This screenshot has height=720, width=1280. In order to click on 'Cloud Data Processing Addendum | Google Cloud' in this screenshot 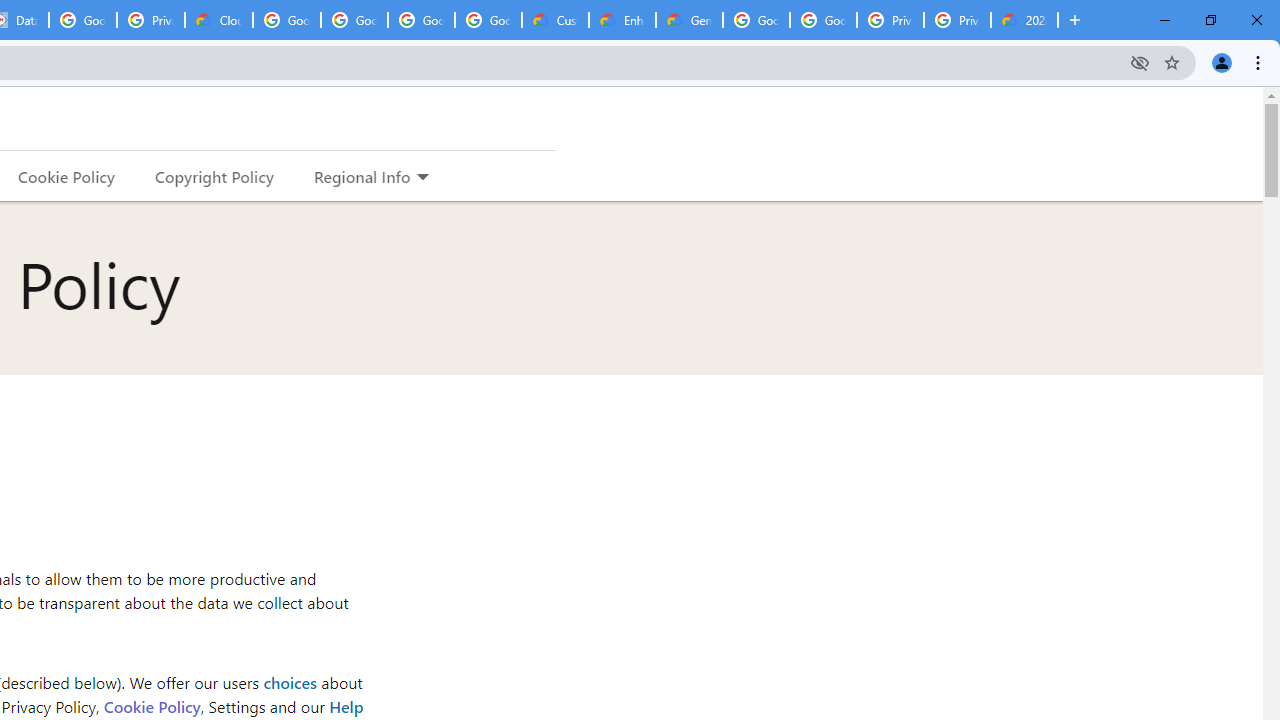, I will do `click(219, 20)`.